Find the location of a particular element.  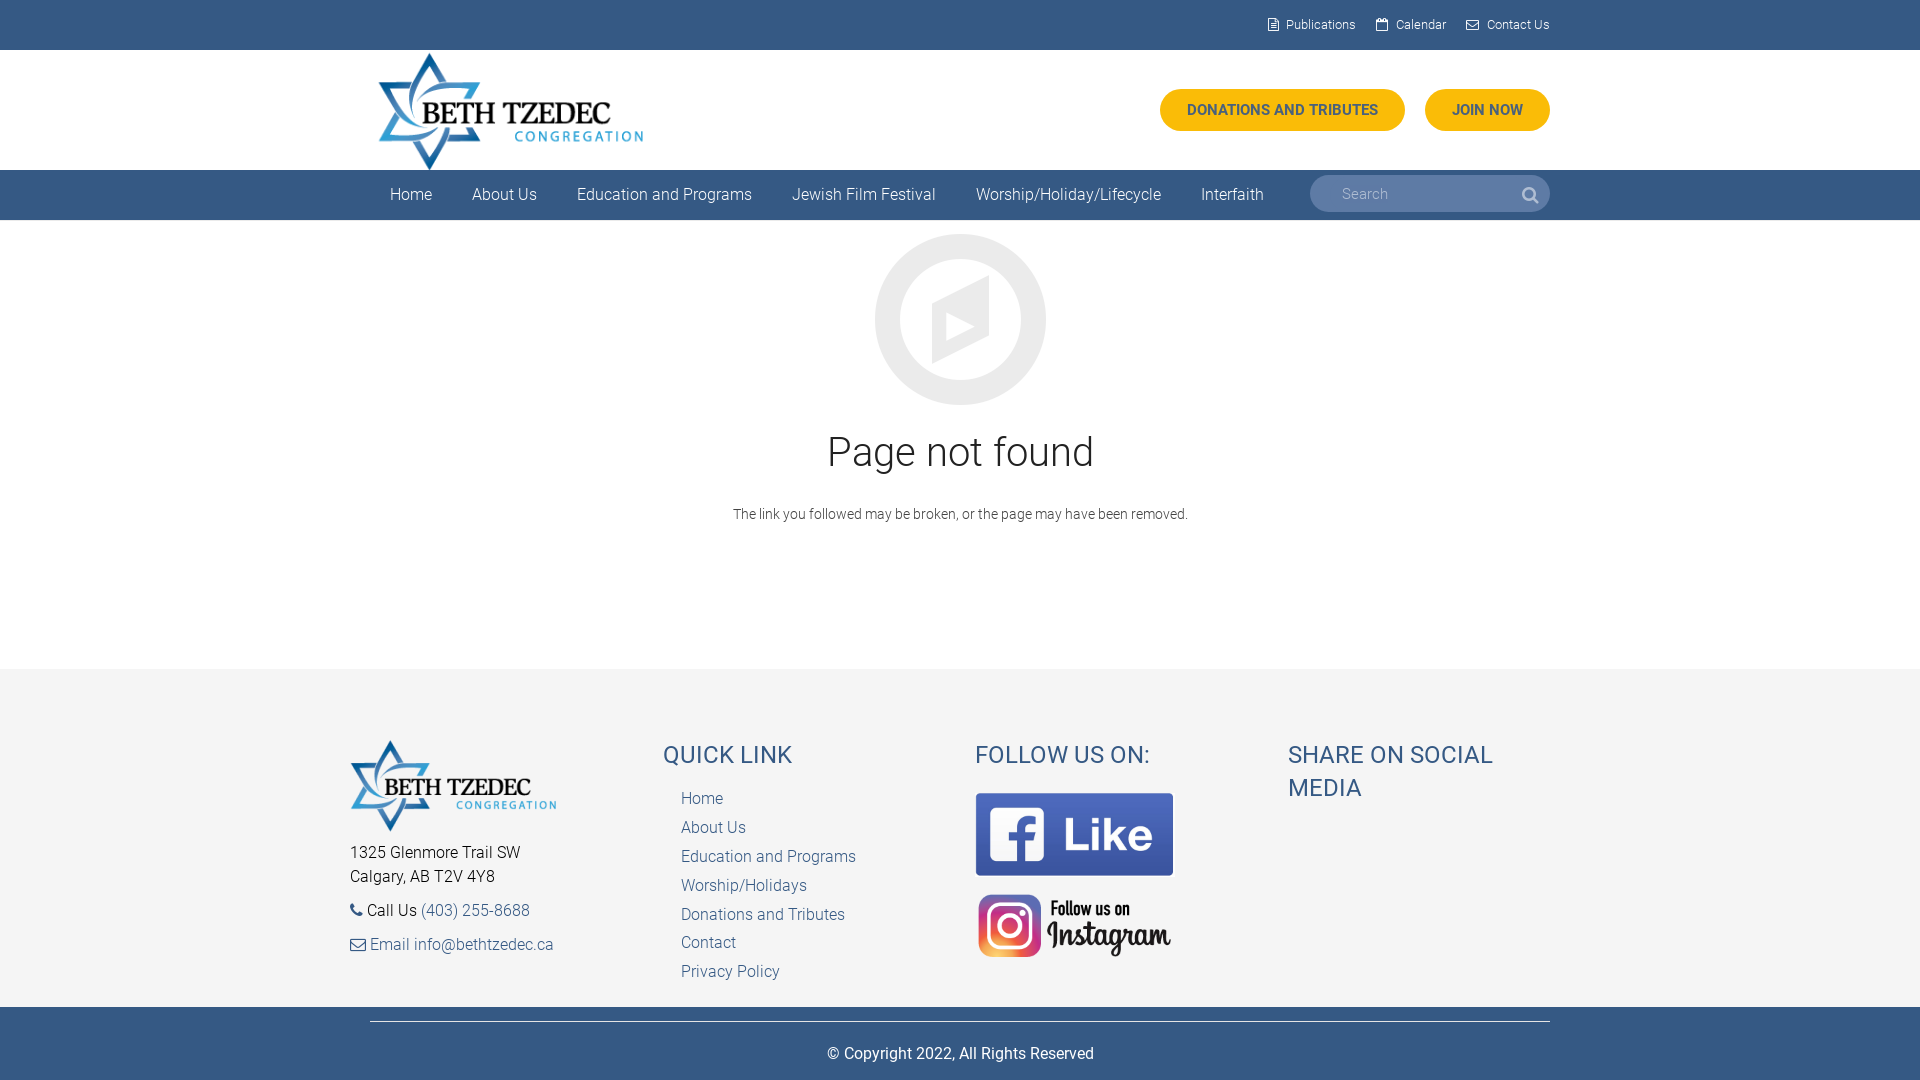

'About Us' is located at coordinates (504, 195).